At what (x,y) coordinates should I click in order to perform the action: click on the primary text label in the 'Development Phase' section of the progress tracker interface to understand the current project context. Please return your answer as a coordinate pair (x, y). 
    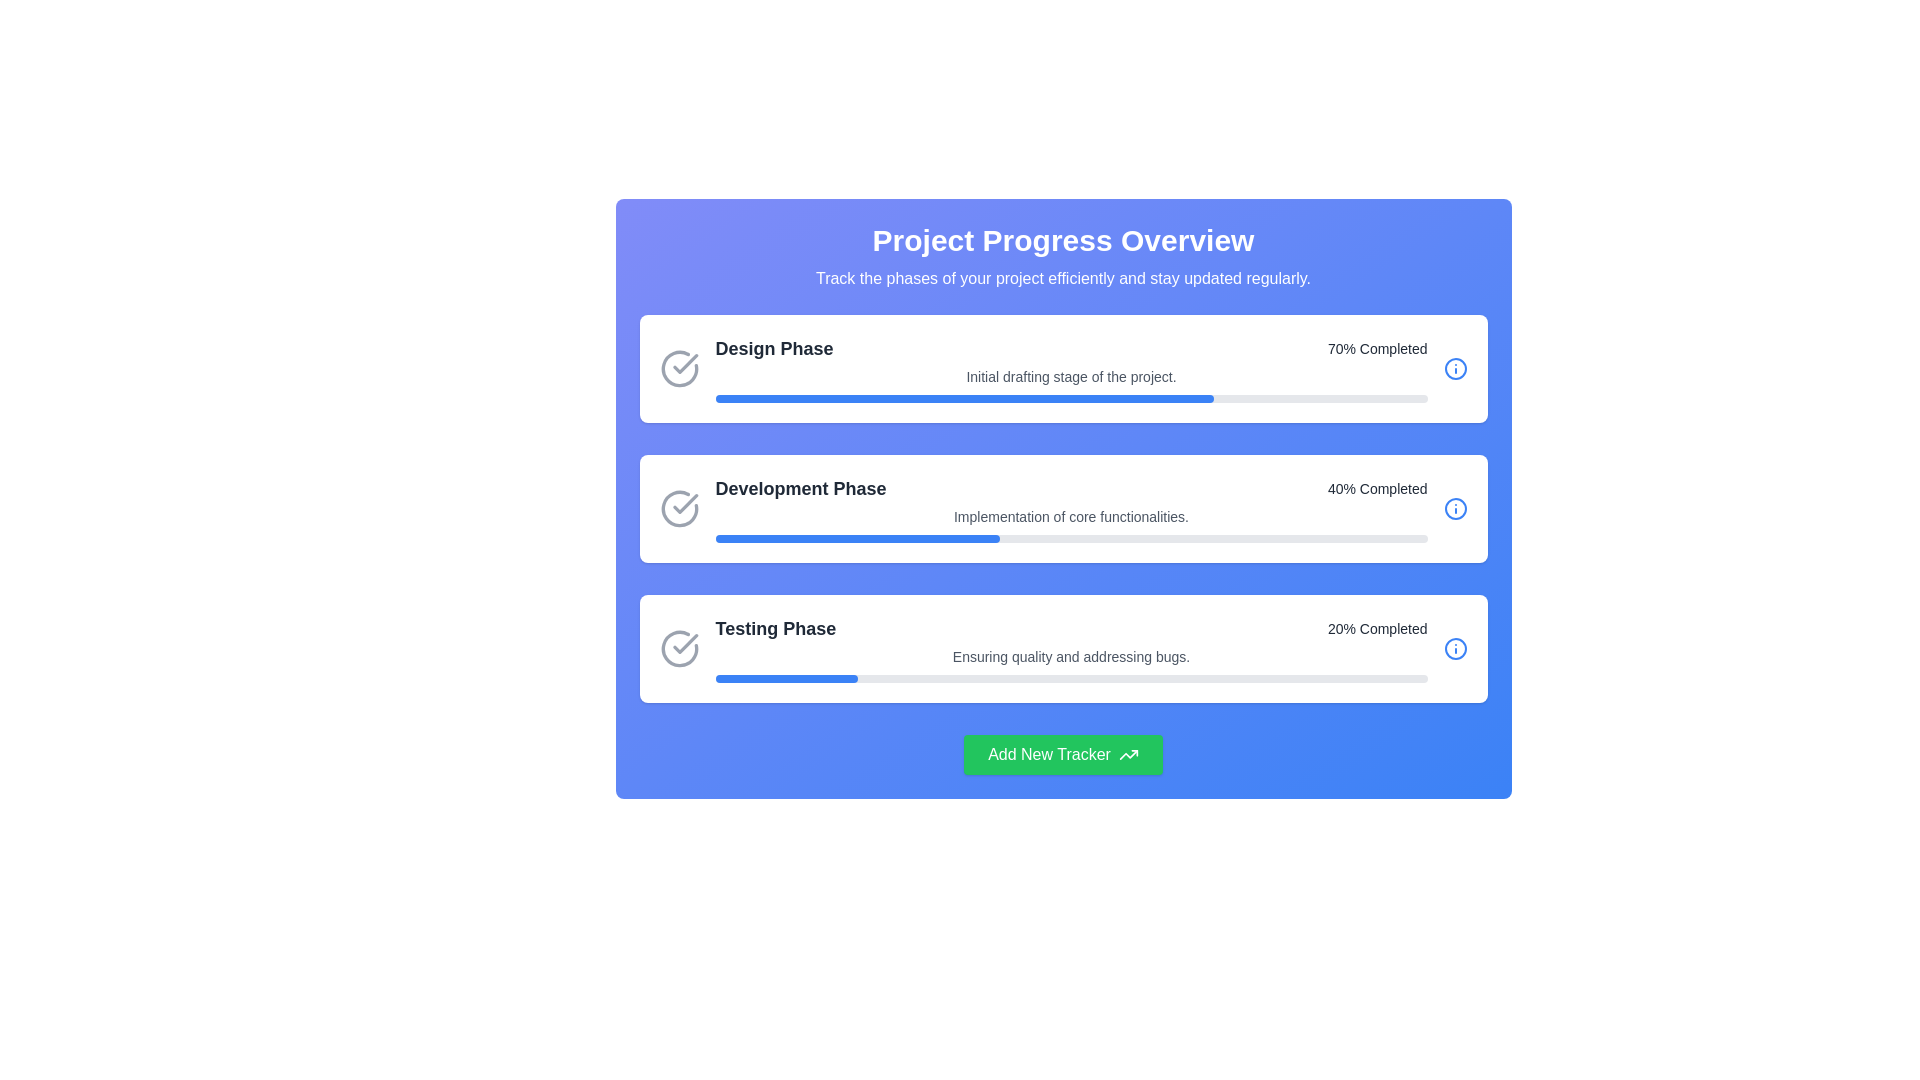
    Looking at the image, I should click on (801, 489).